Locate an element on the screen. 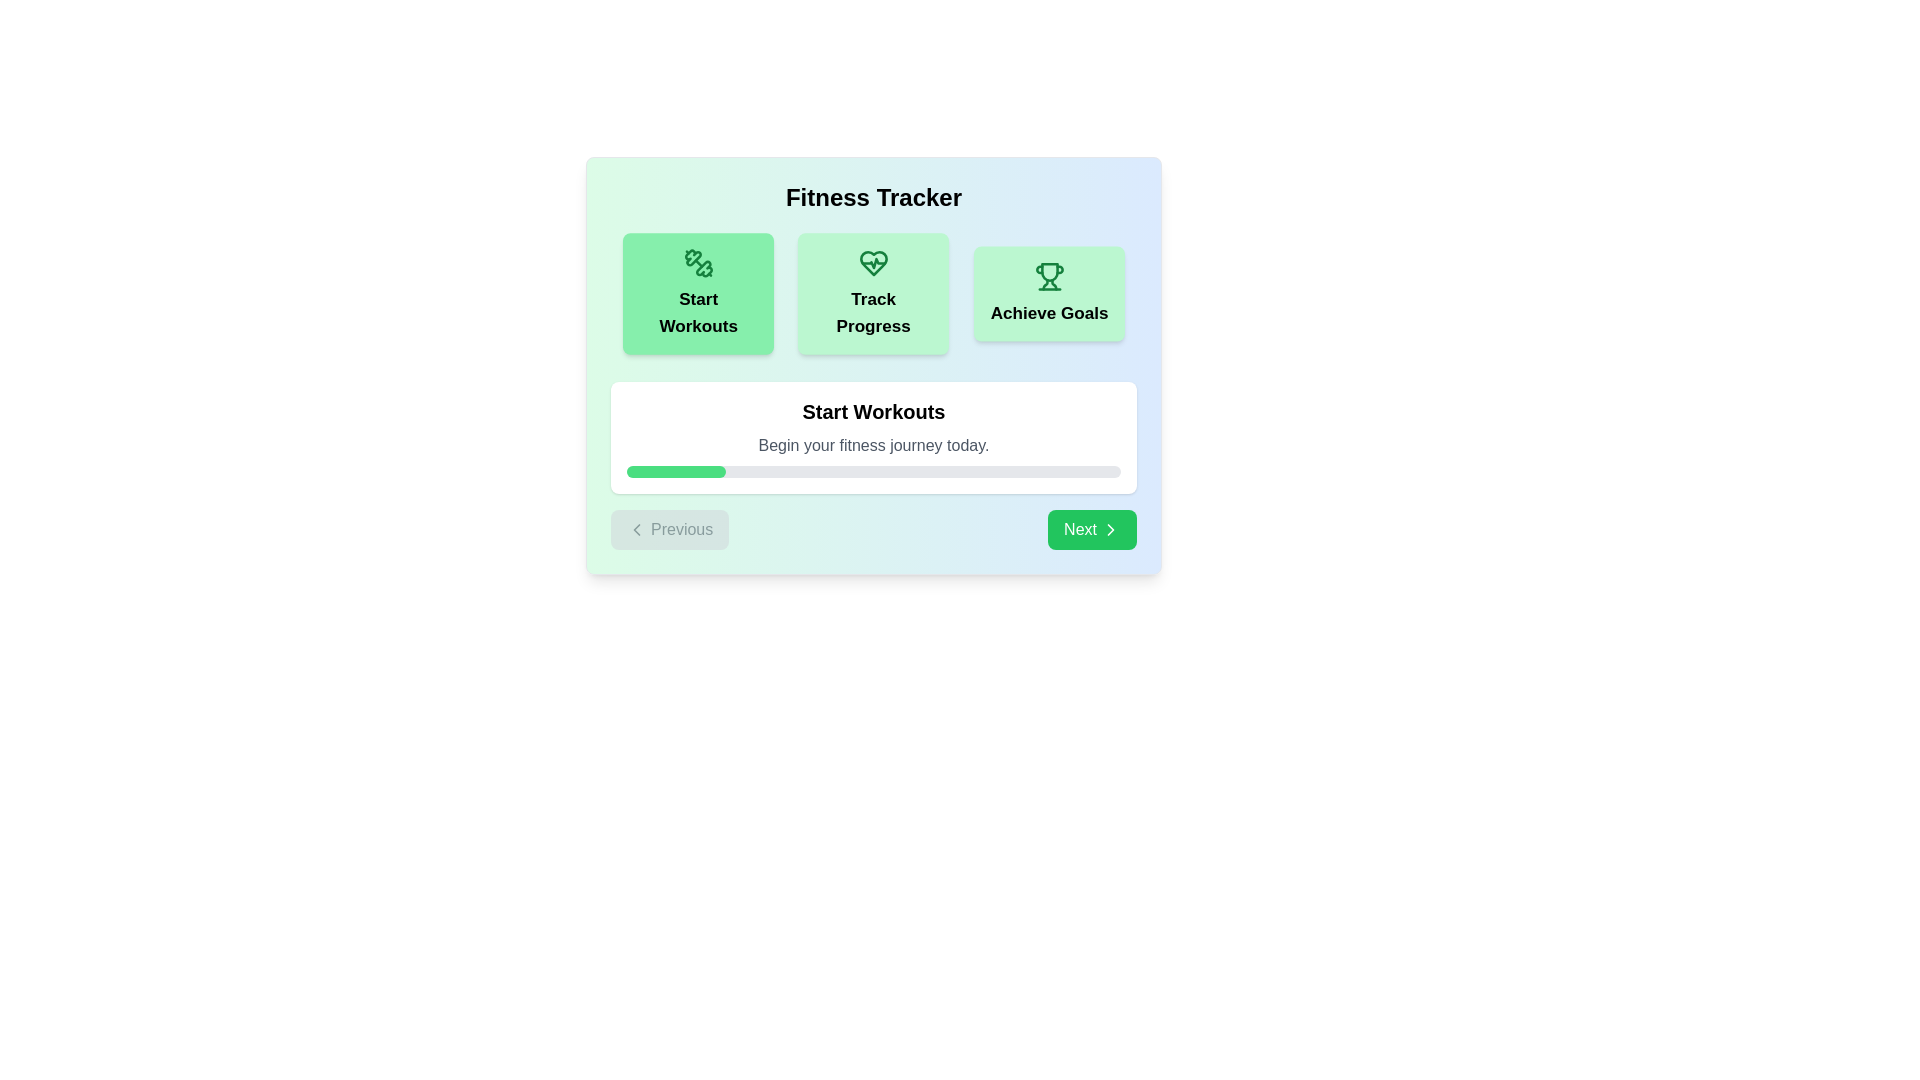  the heart-shaped SVG icon with a pulse line, styled with a green outline, located above the 'Track Progress' text is located at coordinates (873, 262).